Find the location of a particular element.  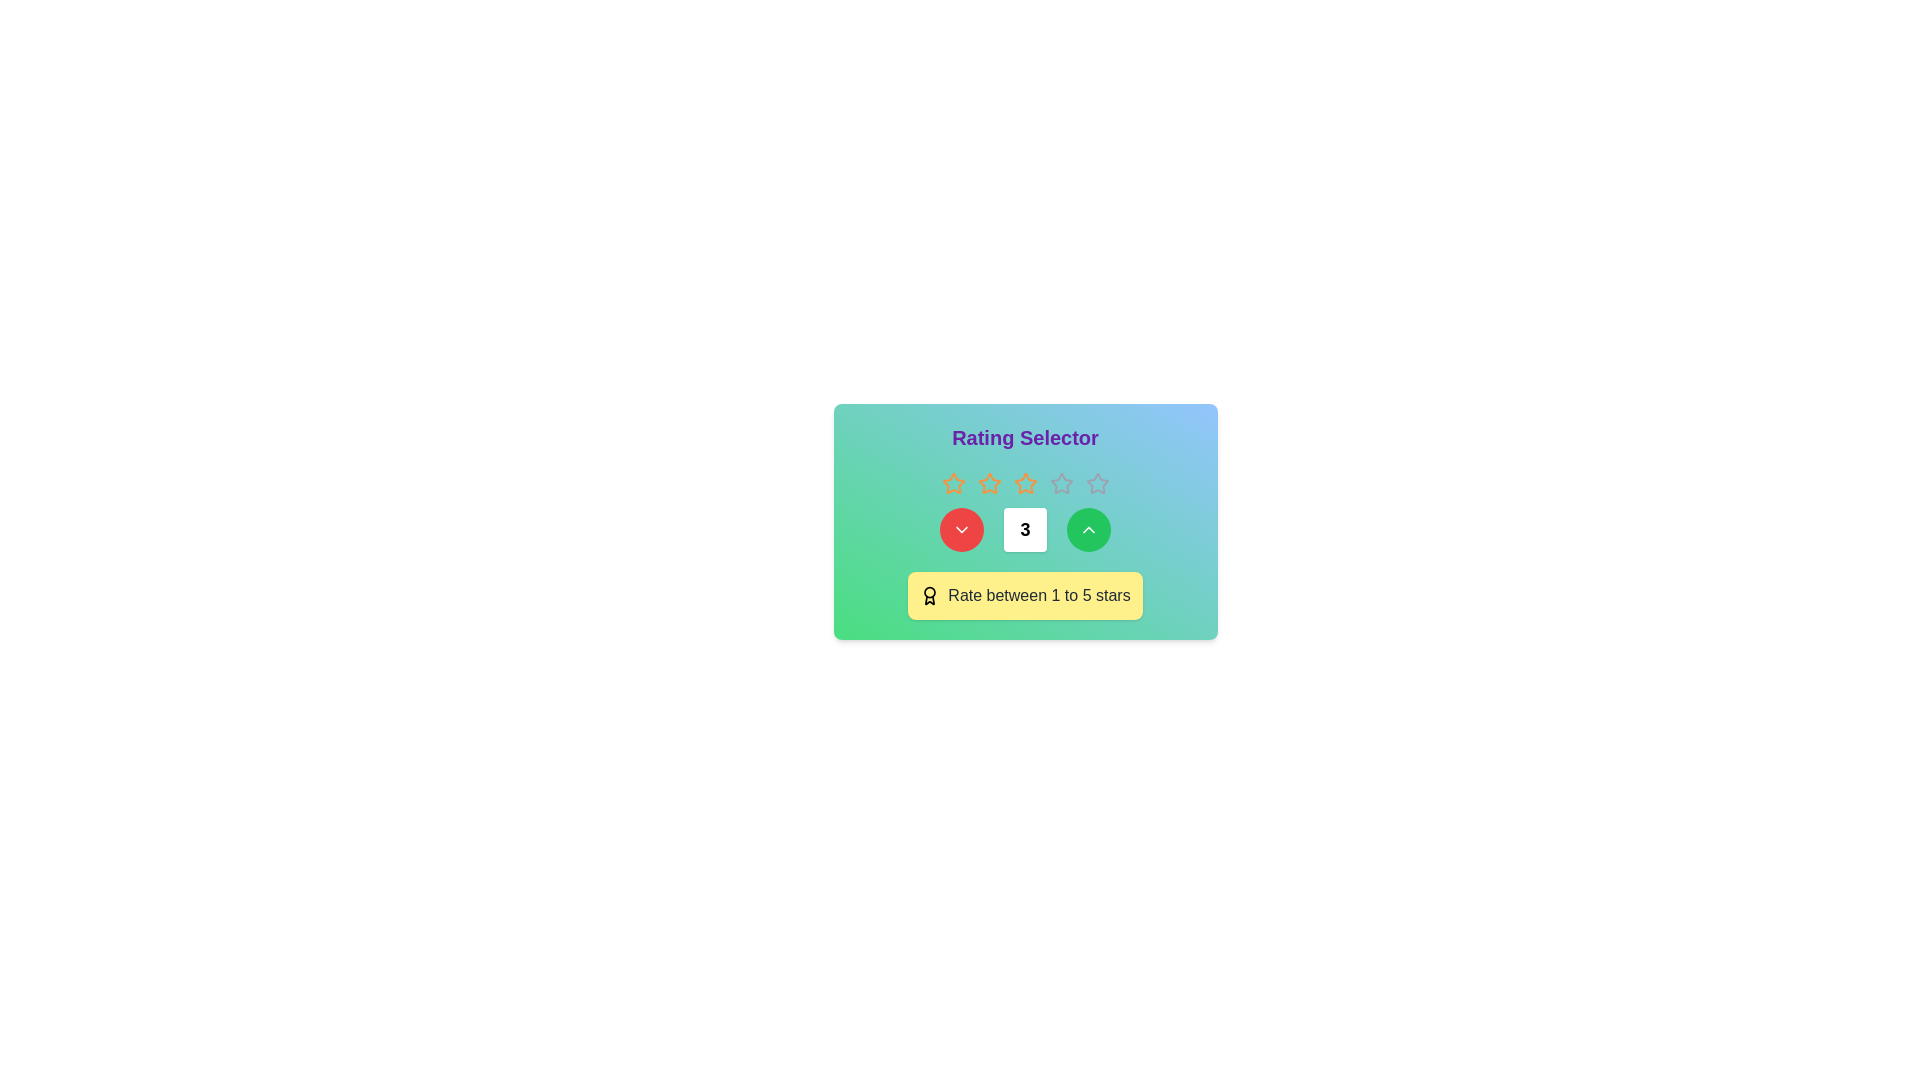

the star icon, the sixth in a row of eight stars located directly below the 'Rating Selector' heading, for accessibility purposes is located at coordinates (1060, 483).